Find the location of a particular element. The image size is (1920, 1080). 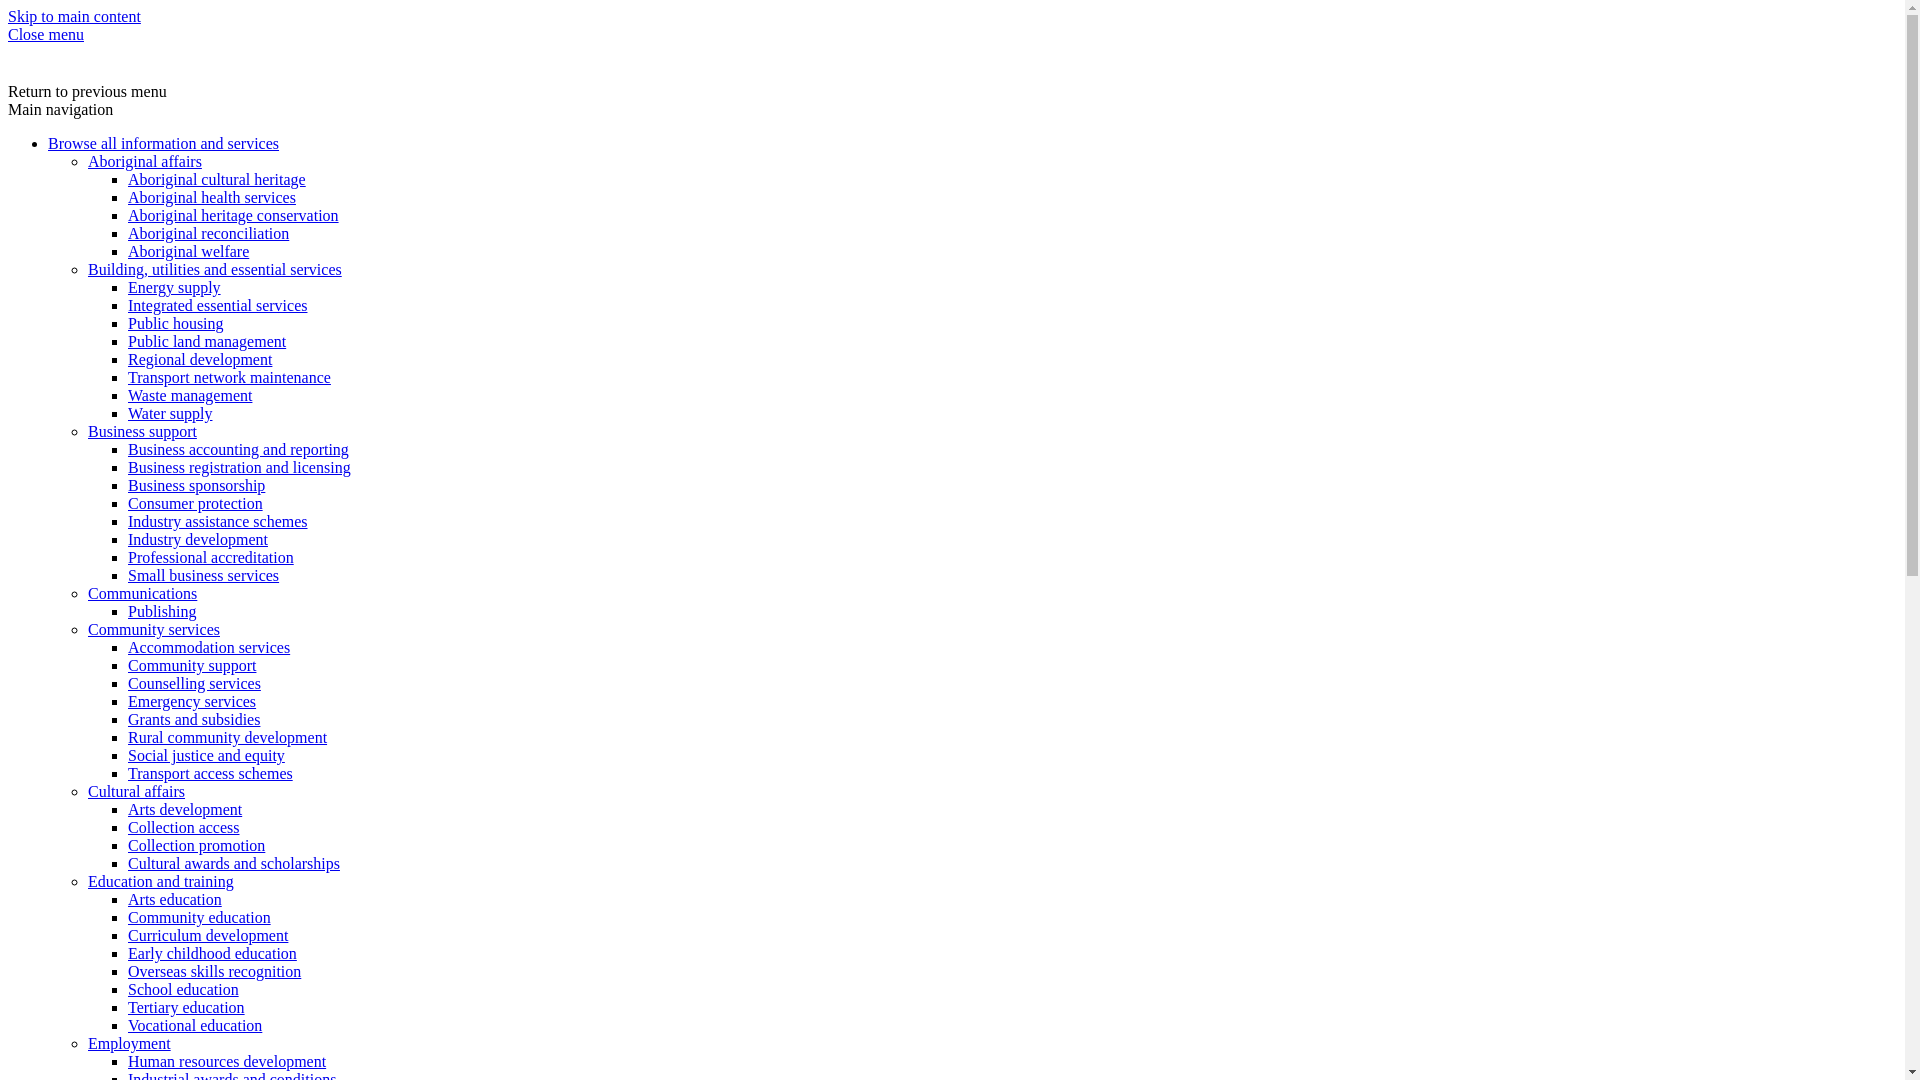

'Small business services' is located at coordinates (203, 575).